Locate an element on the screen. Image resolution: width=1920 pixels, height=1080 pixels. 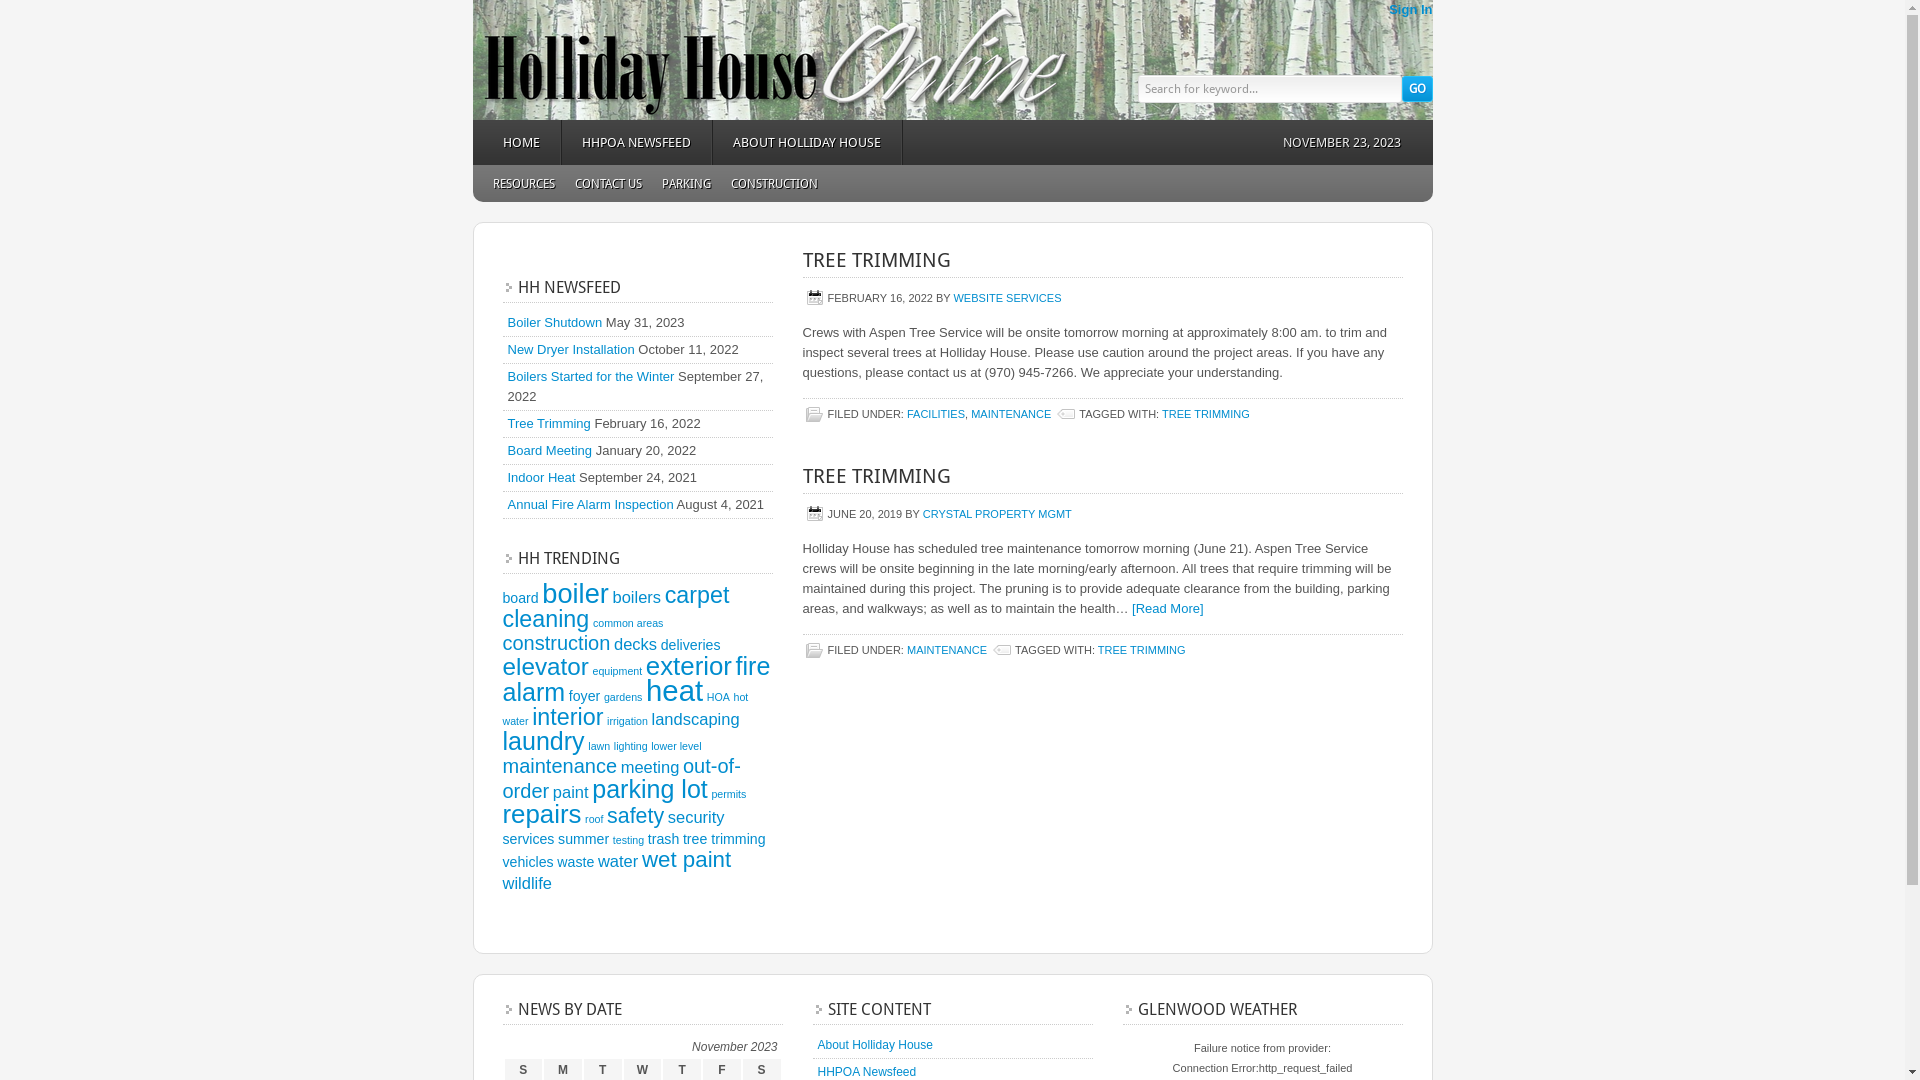
'Boiler Shutdown' is located at coordinates (508, 321).